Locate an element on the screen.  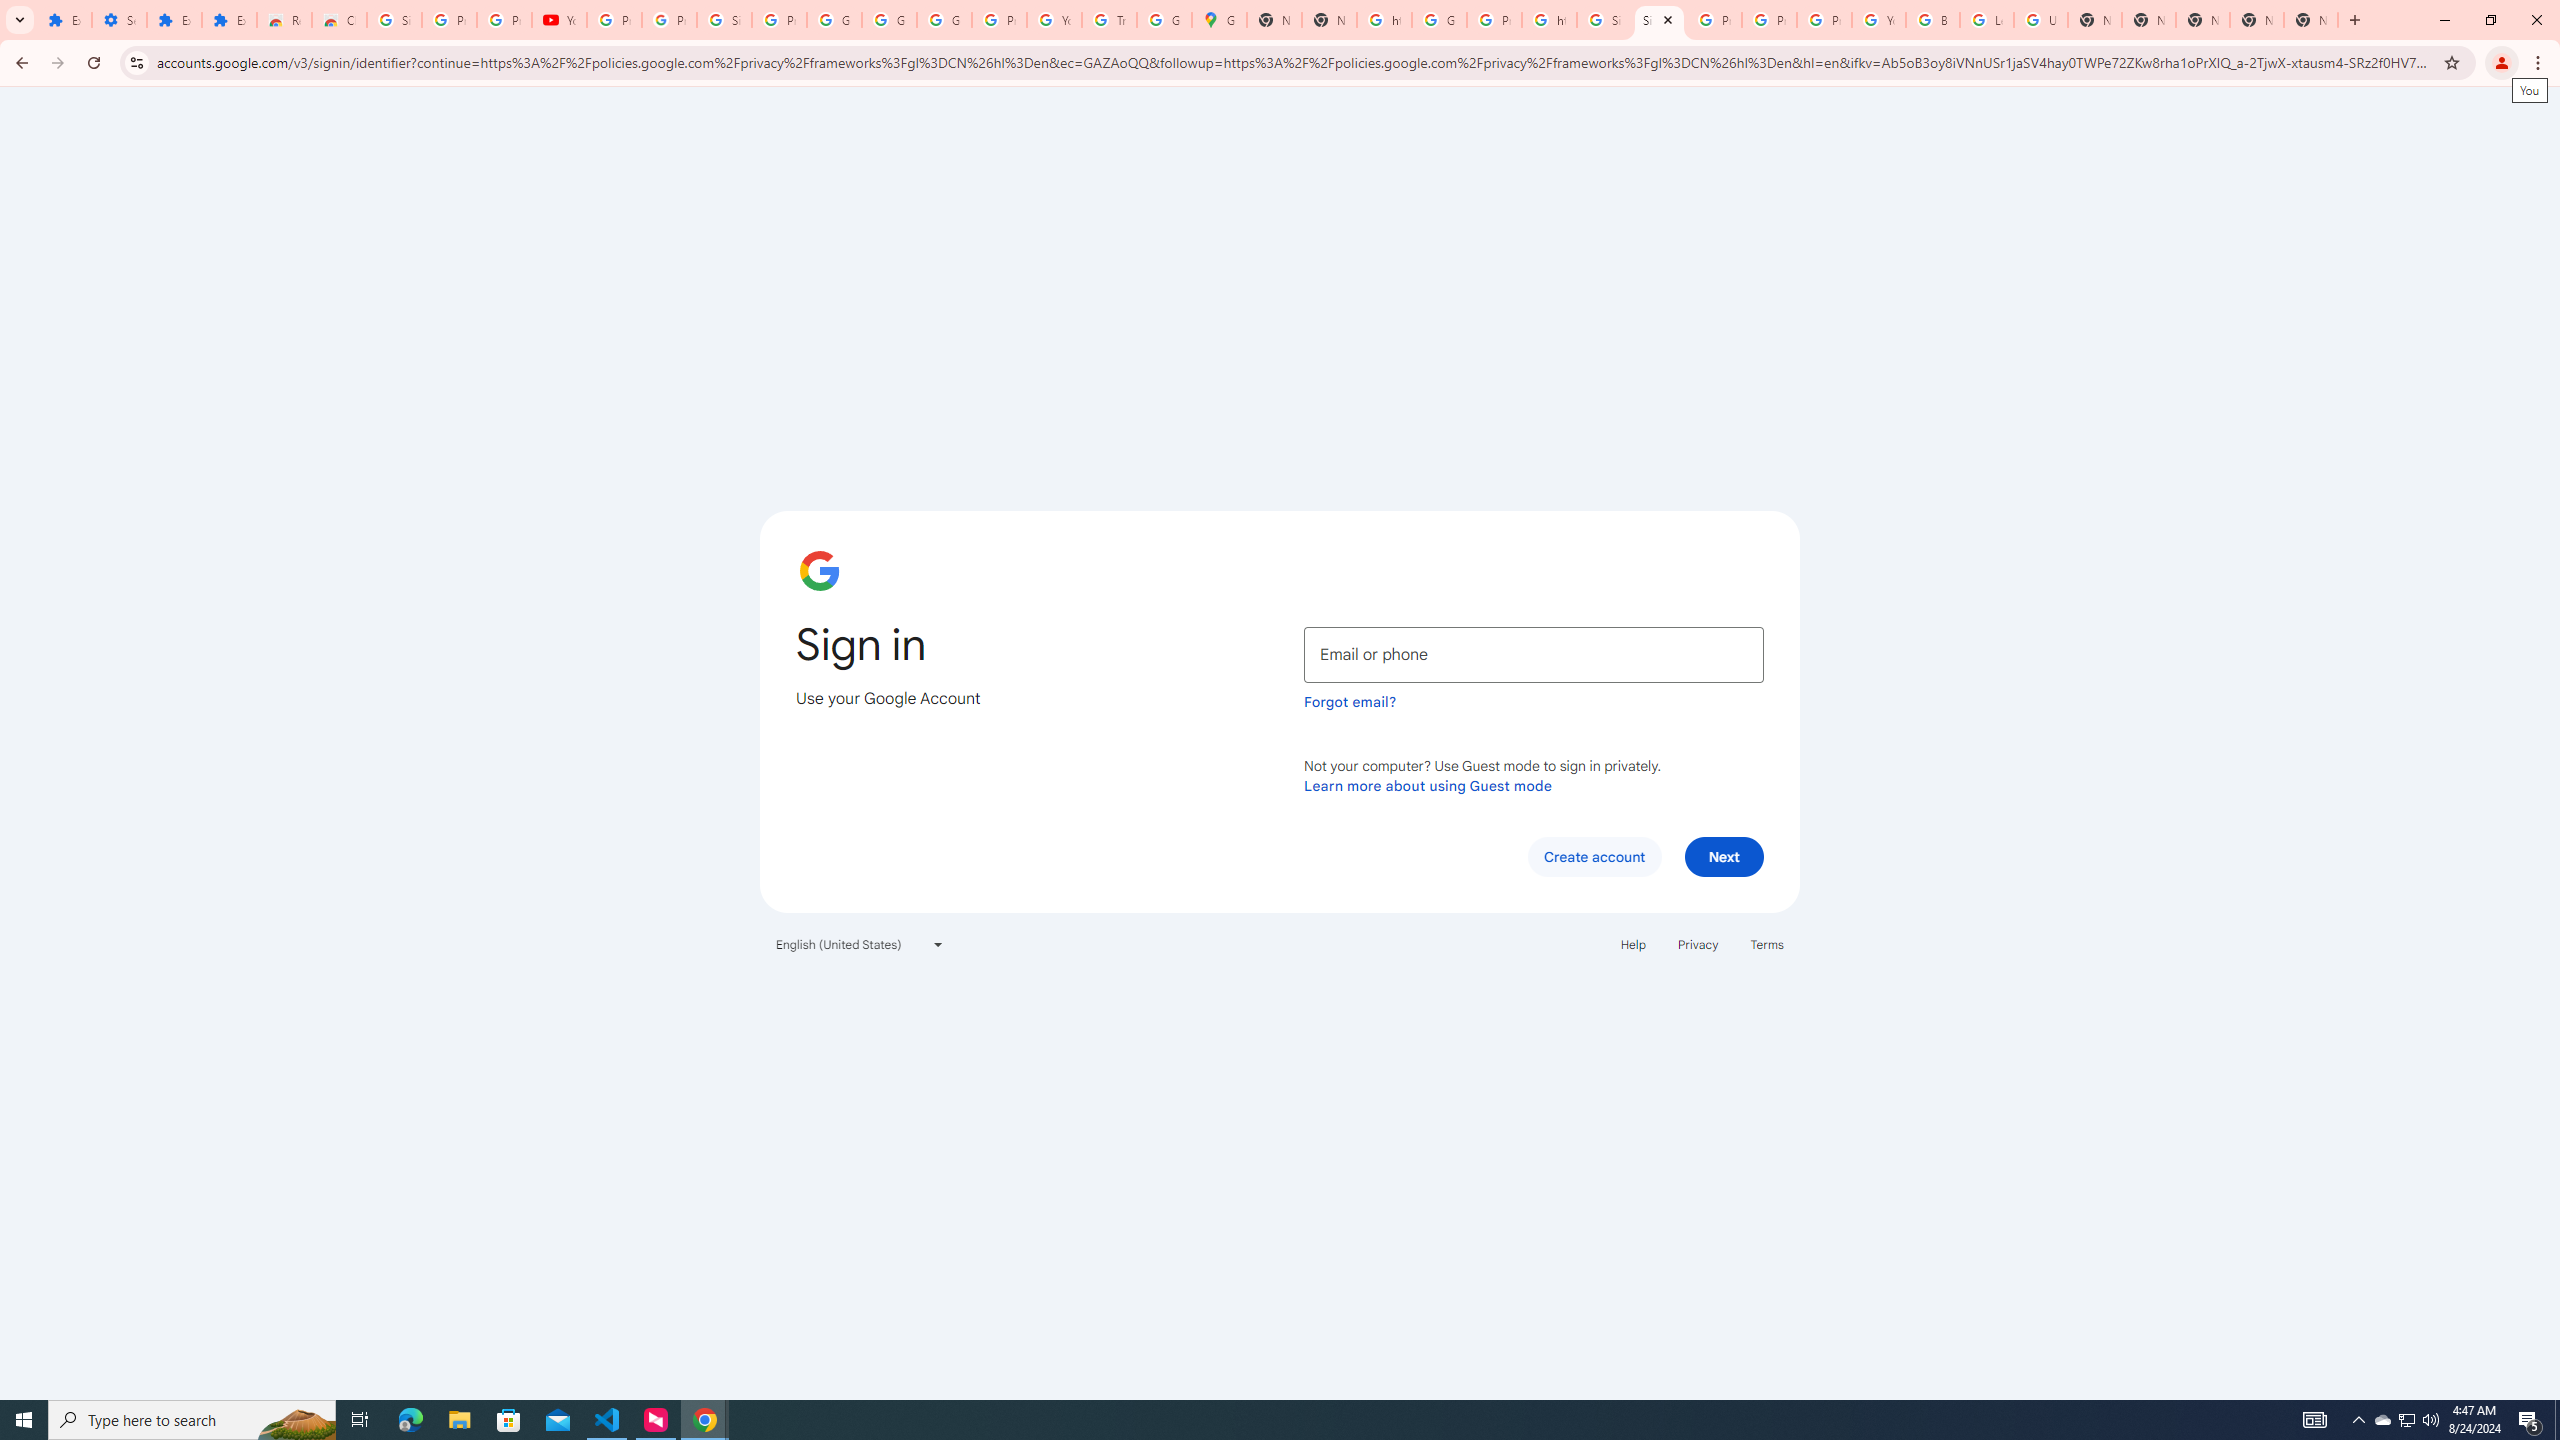
'Chrome Web Store - Themes' is located at coordinates (338, 19).